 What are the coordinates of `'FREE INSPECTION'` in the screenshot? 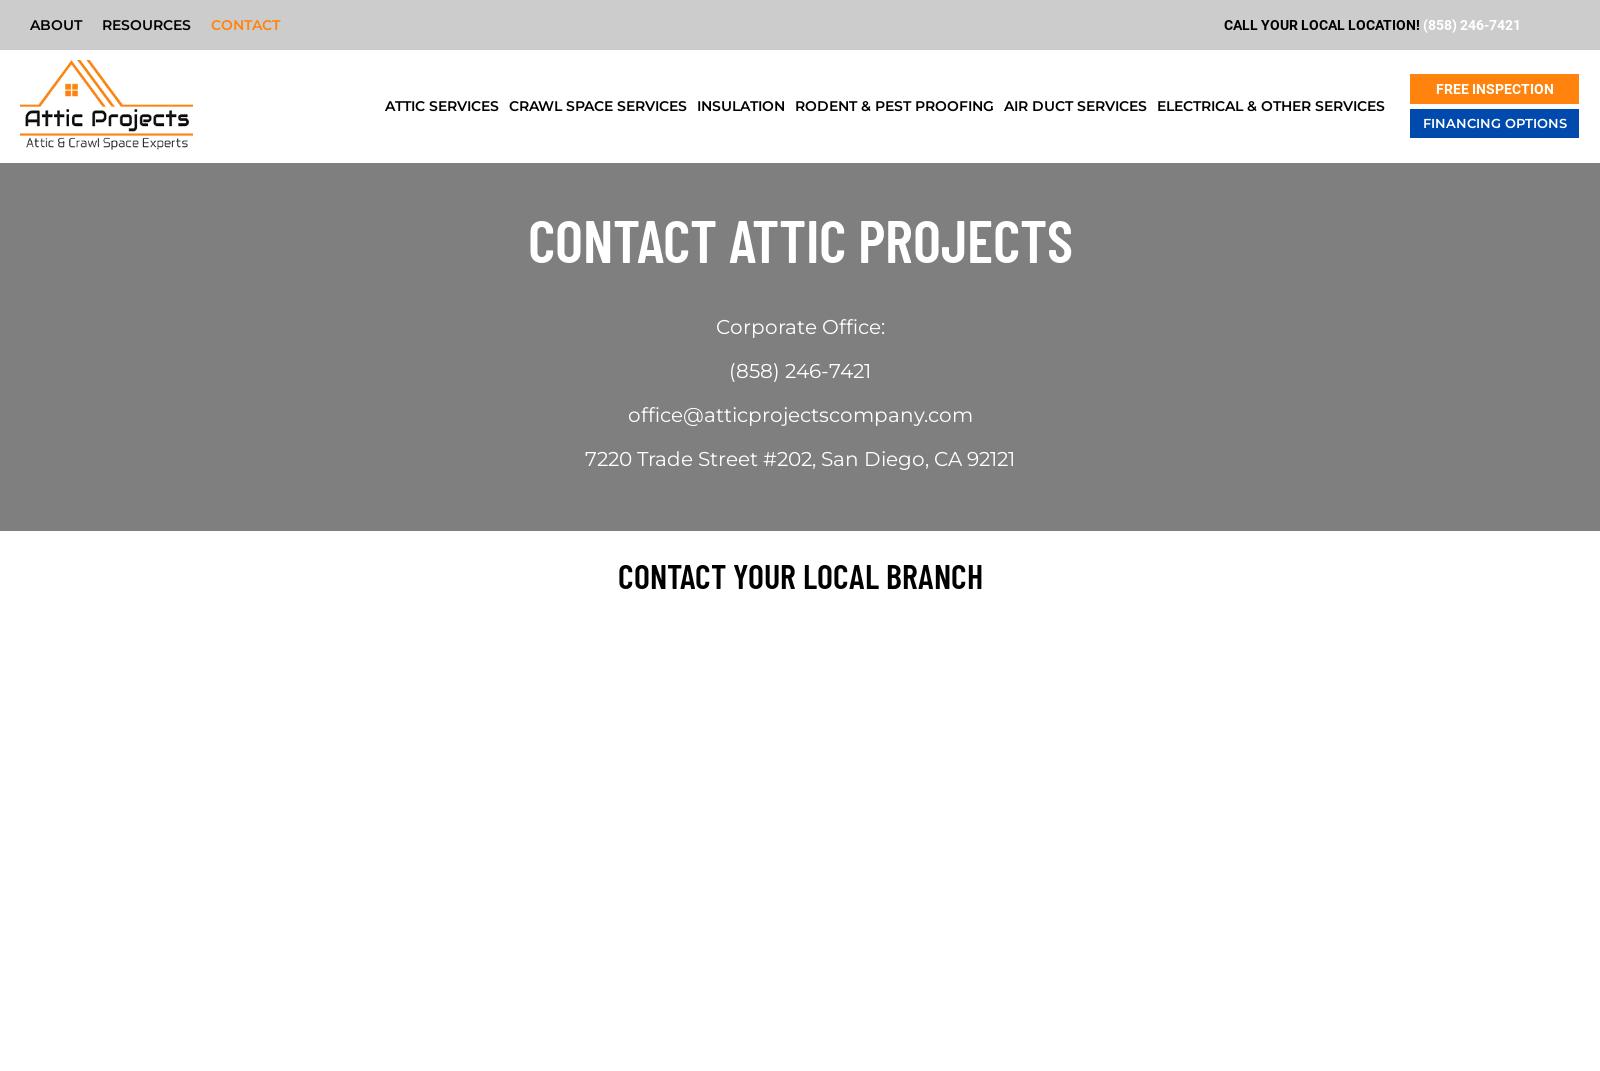 It's located at (1493, 89).